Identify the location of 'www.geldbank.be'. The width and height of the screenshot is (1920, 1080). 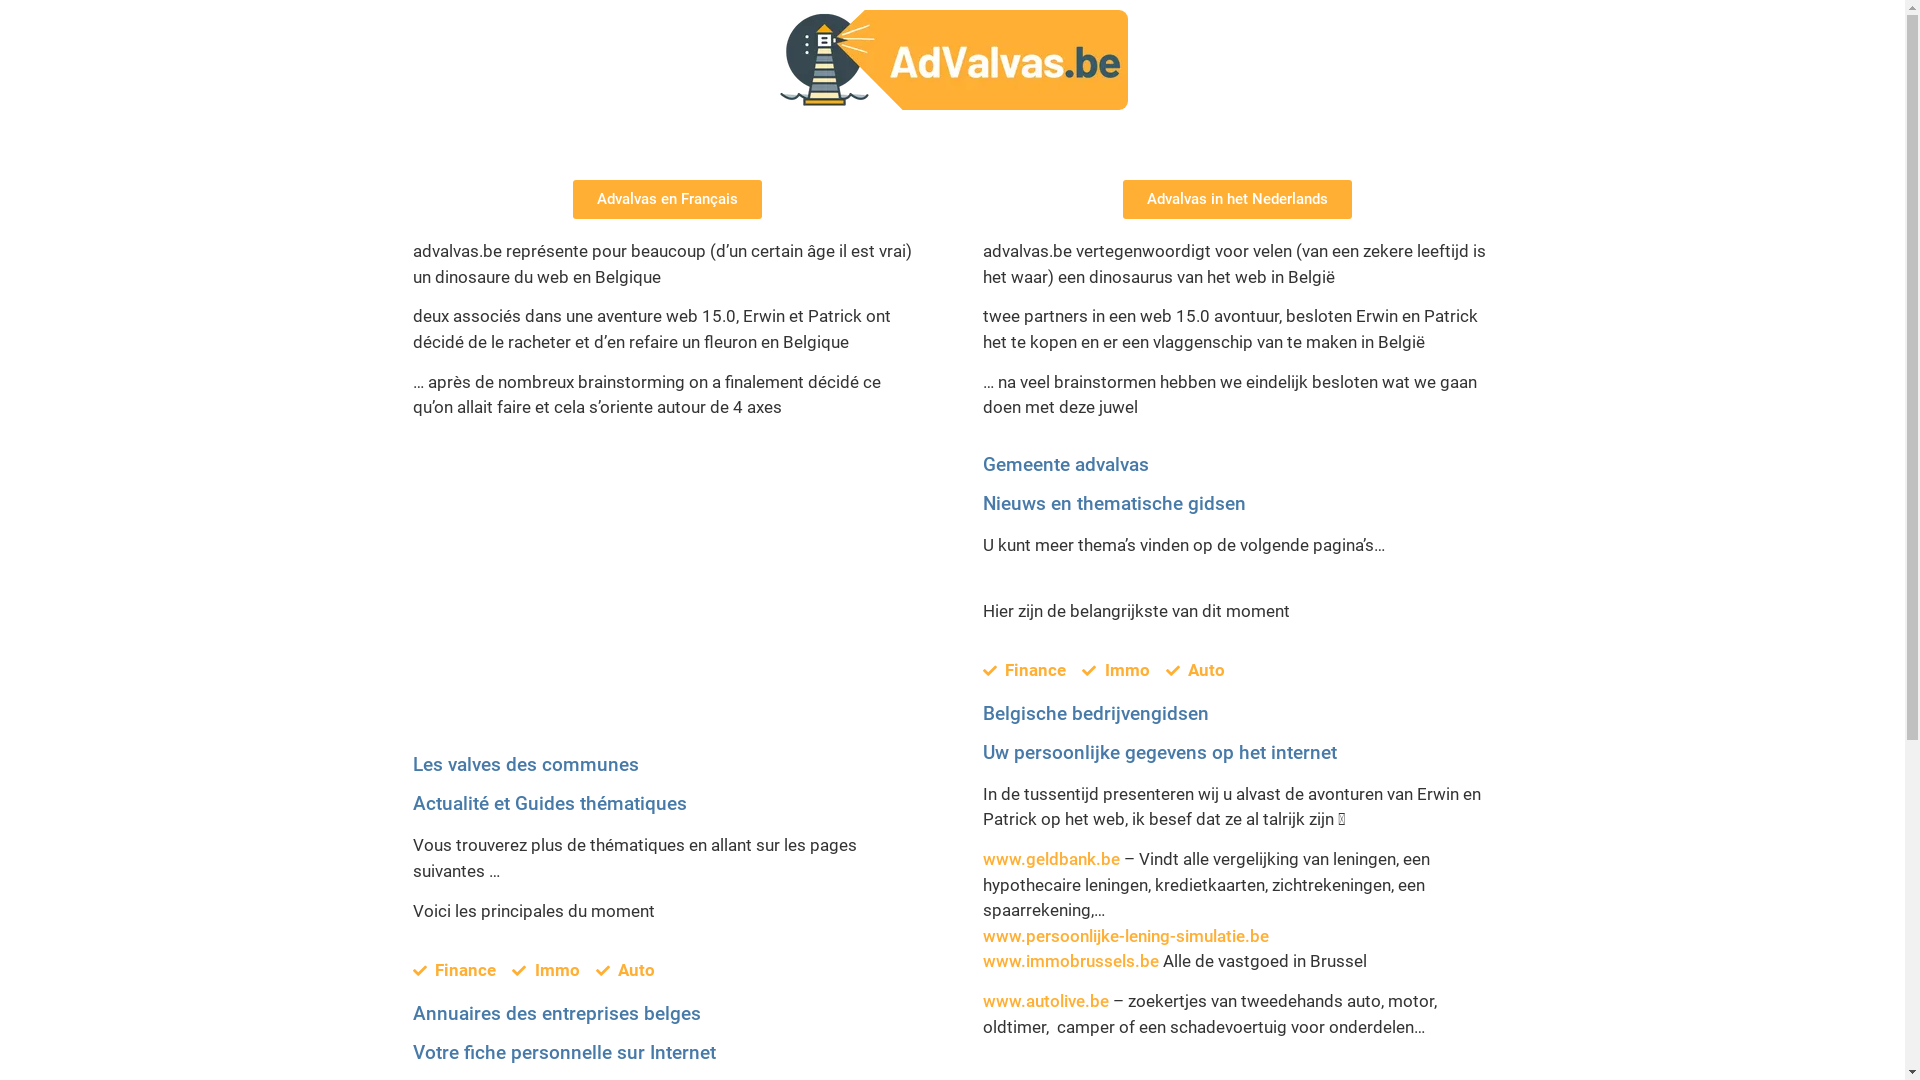
(982, 858).